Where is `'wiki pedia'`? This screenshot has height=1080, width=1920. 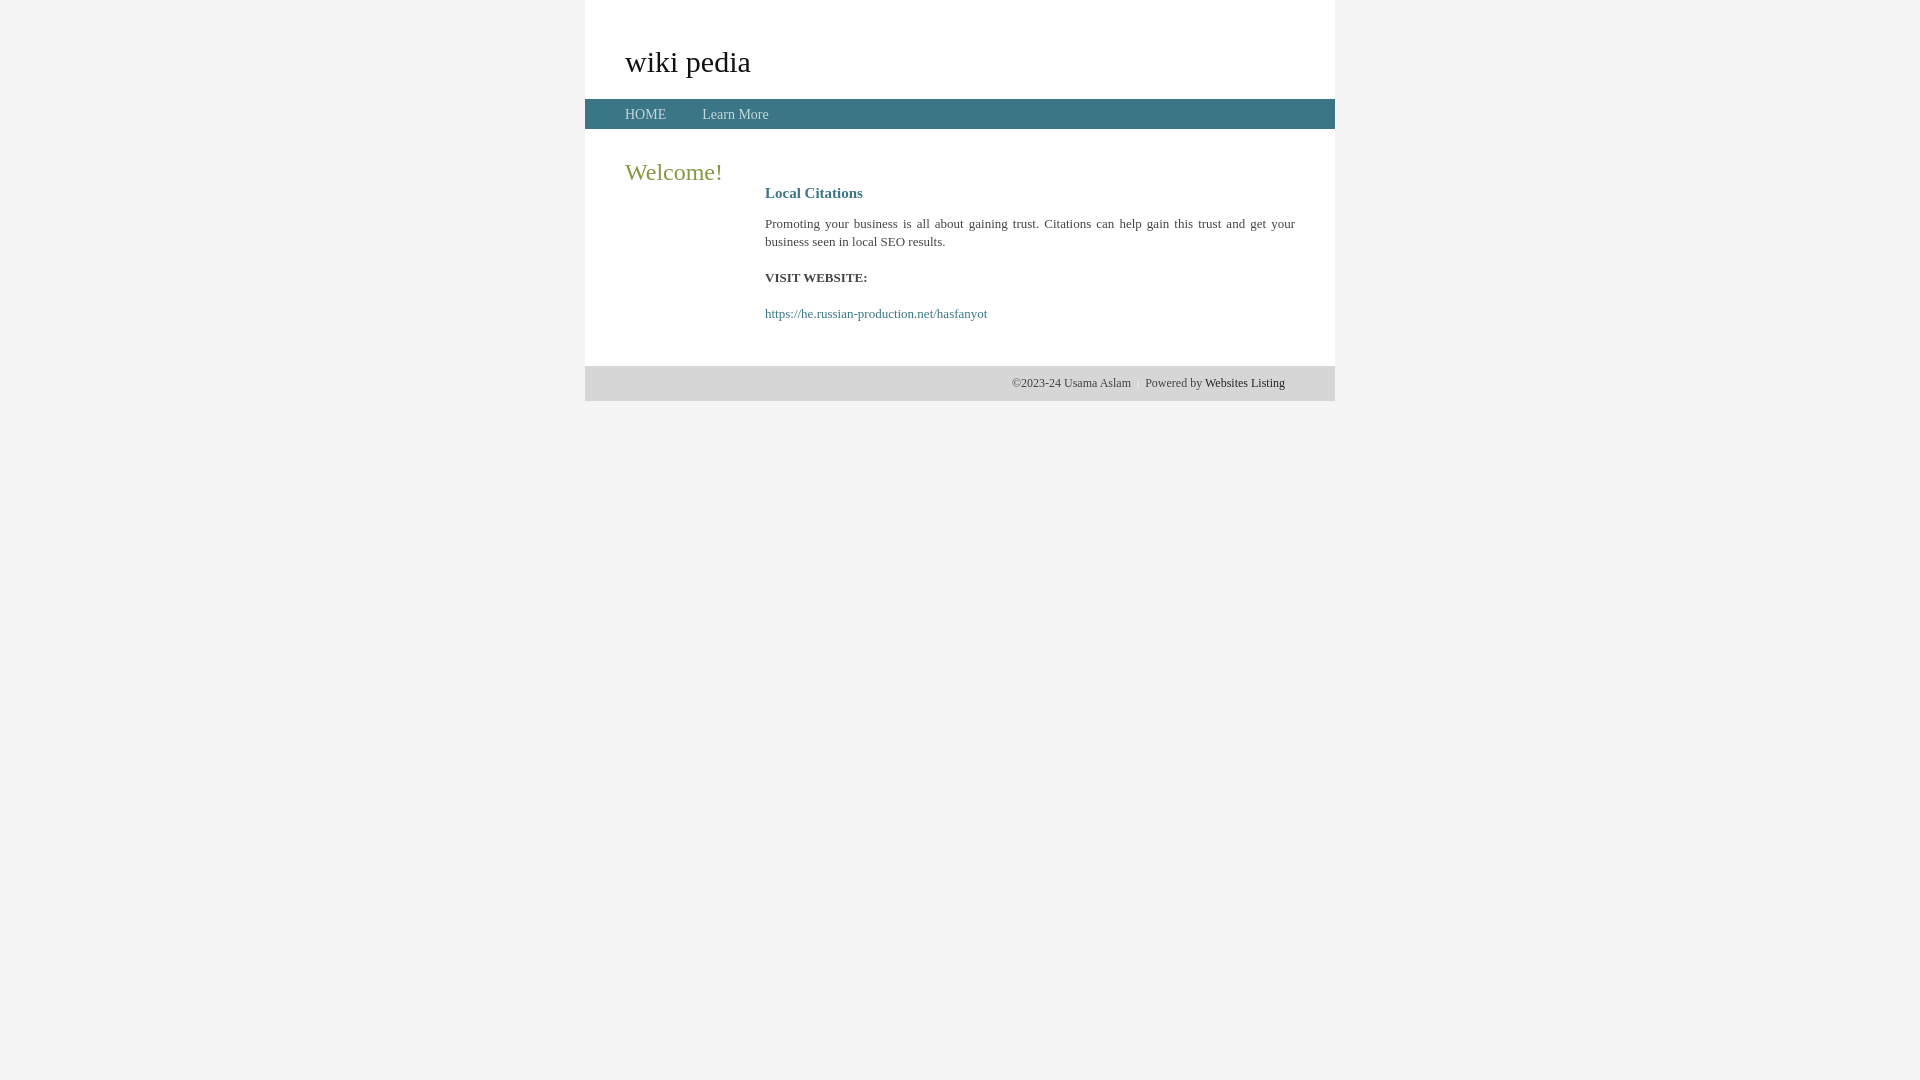 'wiki pedia' is located at coordinates (687, 60).